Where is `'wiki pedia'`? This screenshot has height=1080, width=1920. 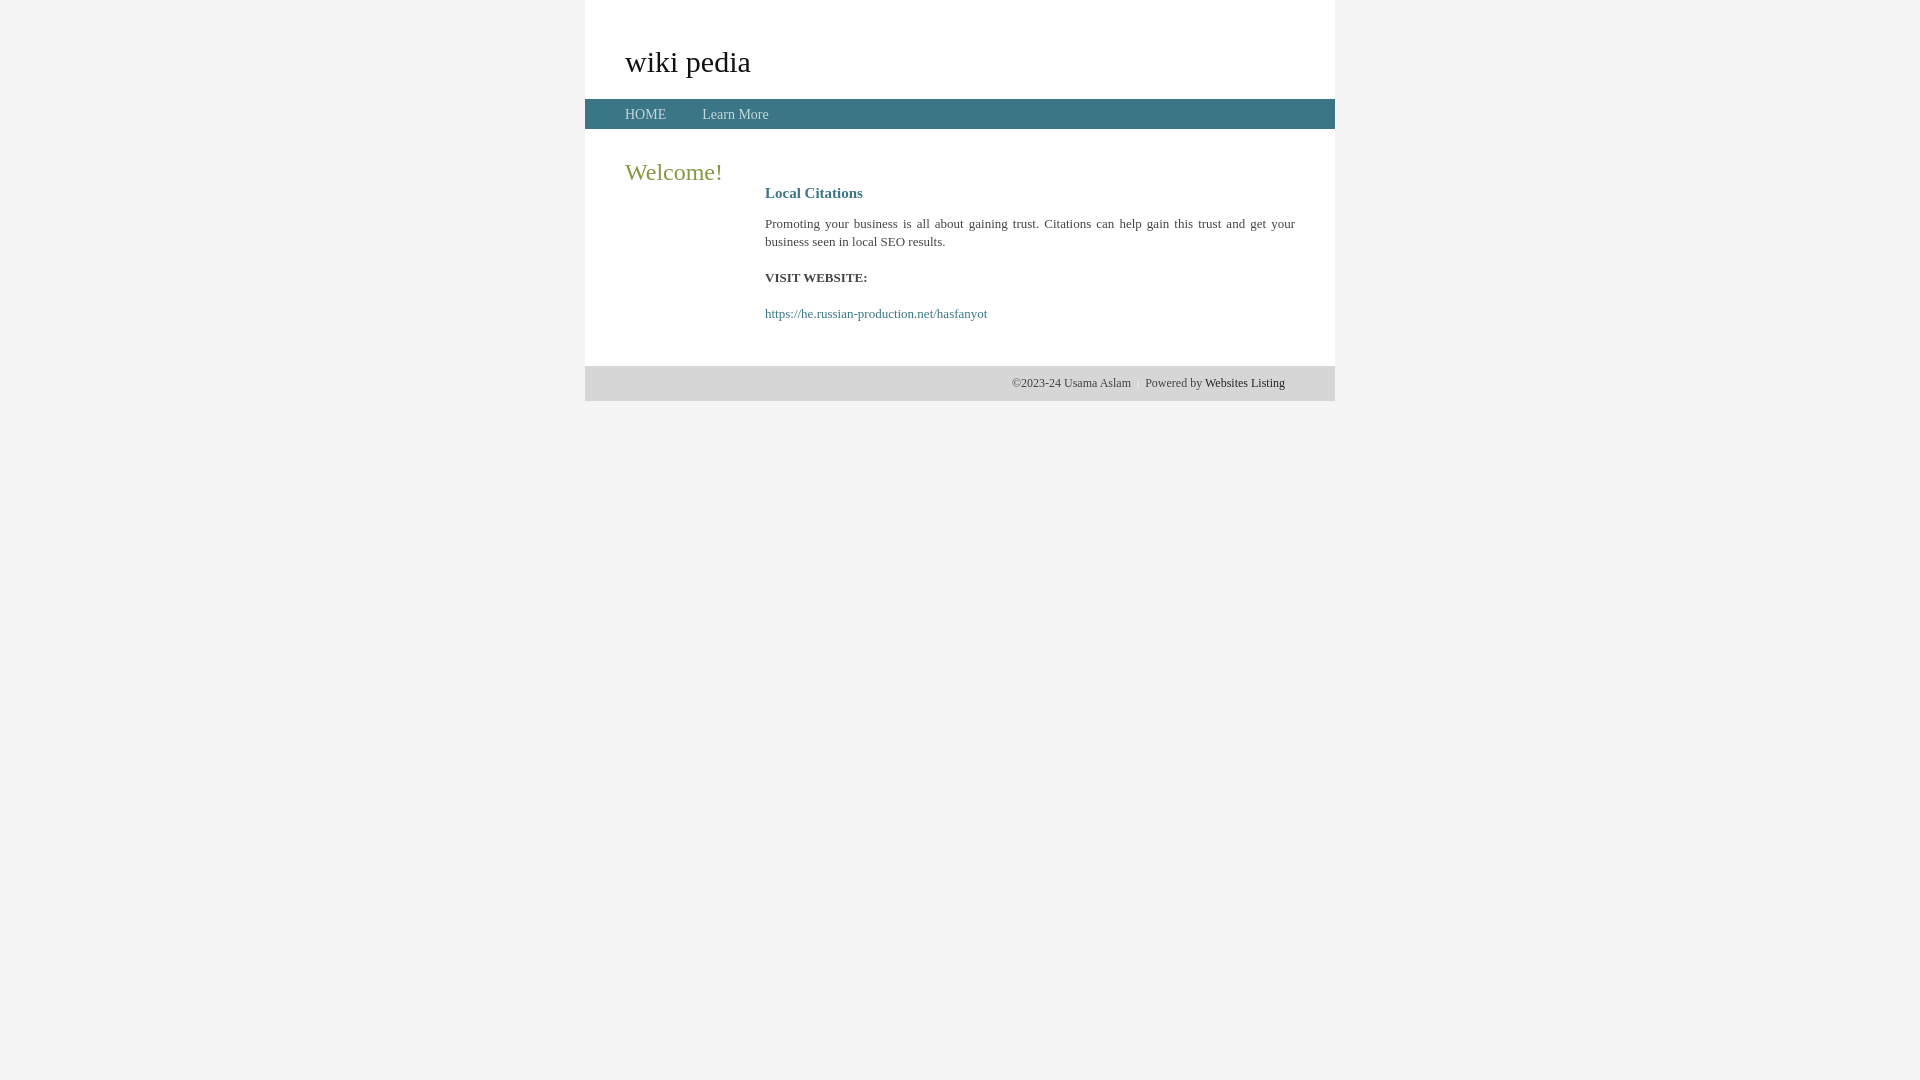 'wiki pedia' is located at coordinates (687, 60).